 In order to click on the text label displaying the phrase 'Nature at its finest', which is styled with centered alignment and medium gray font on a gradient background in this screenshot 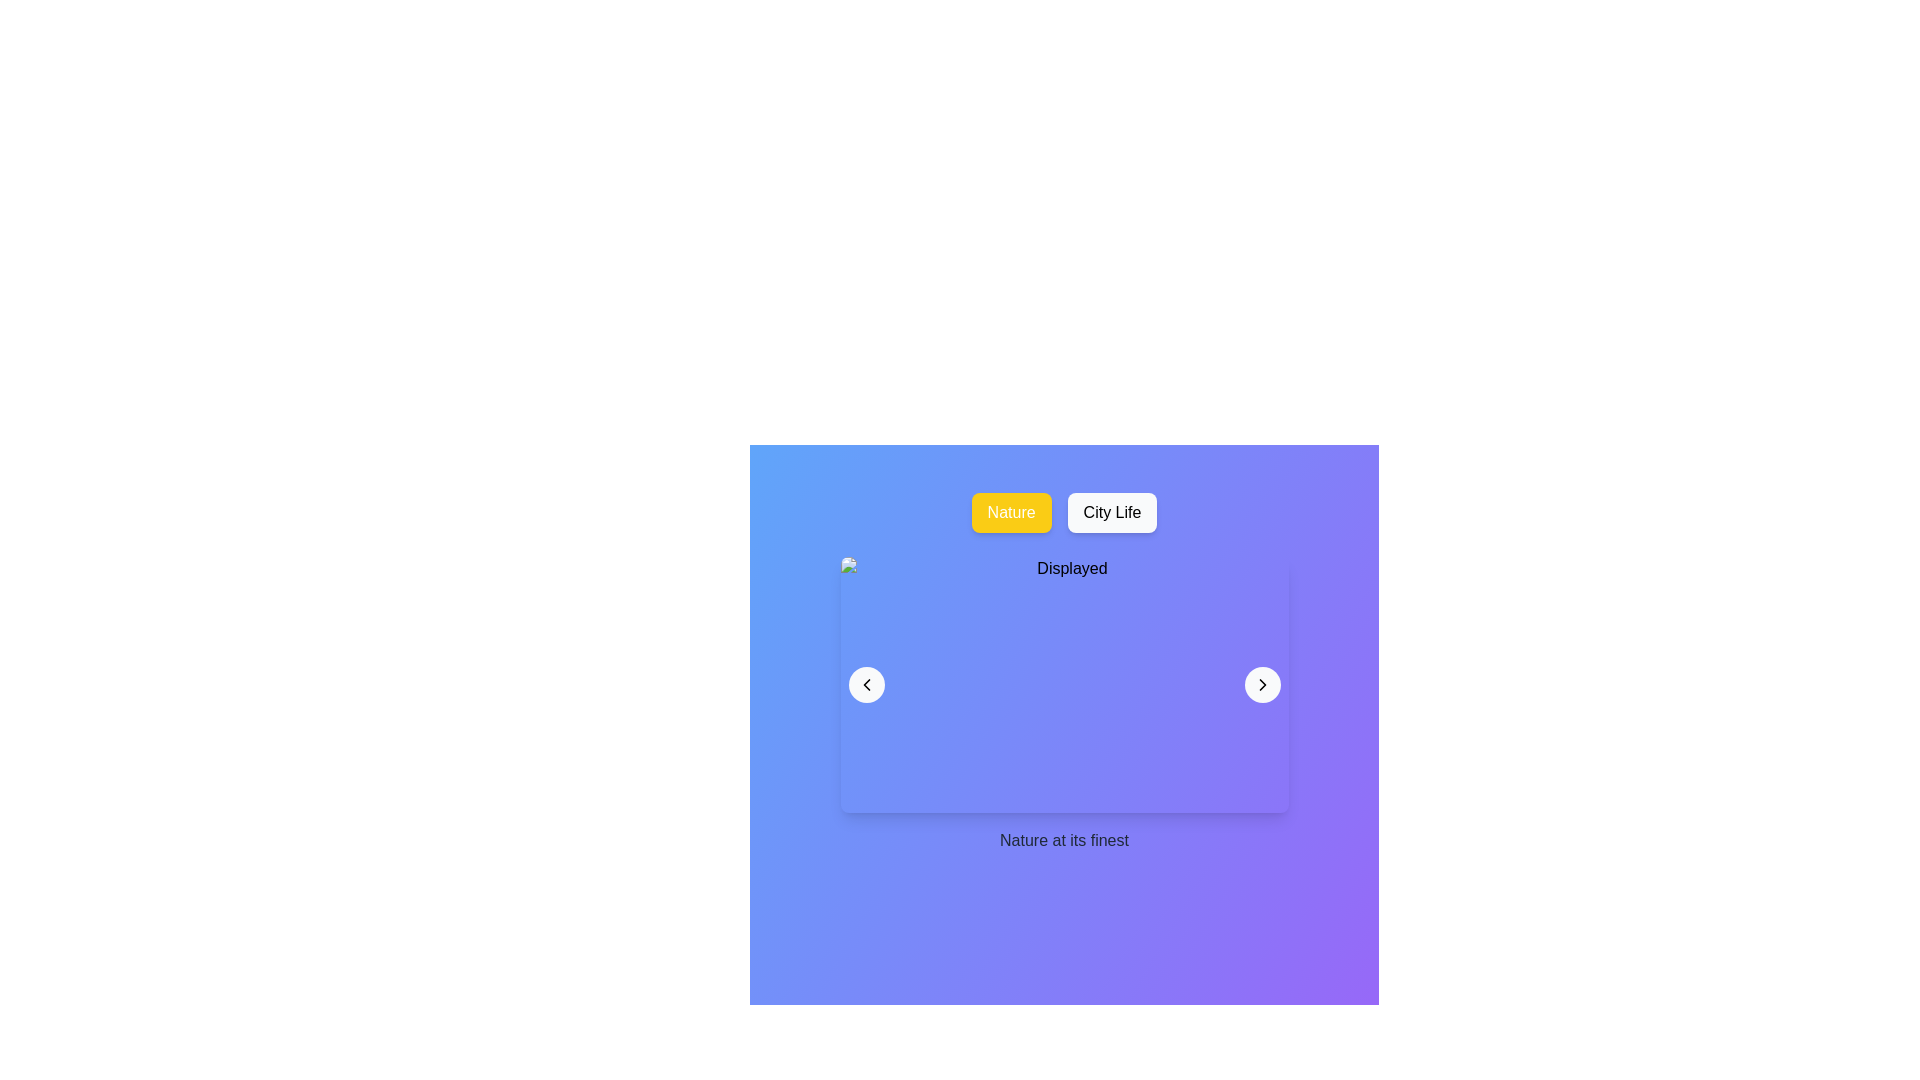, I will do `click(1063, 840)`.